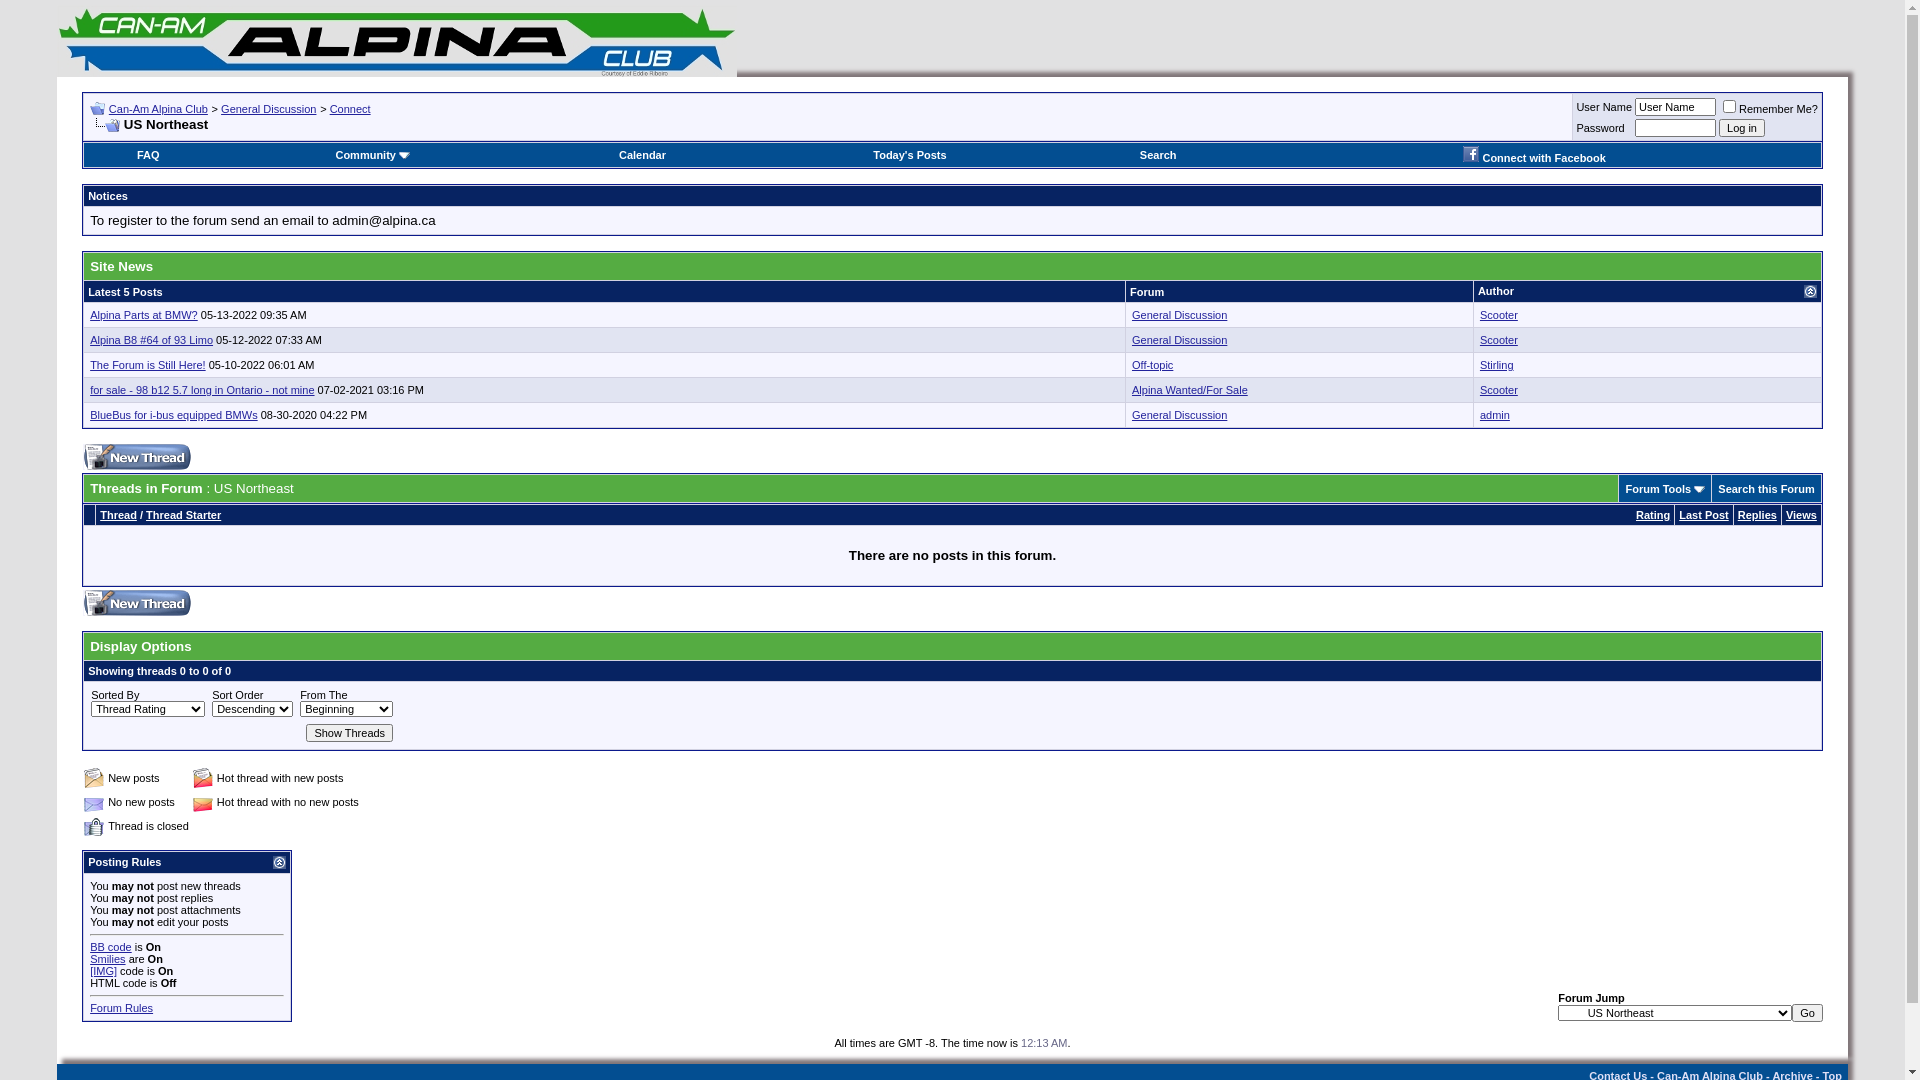  I want to click on 'New posts', so click(93, 777).